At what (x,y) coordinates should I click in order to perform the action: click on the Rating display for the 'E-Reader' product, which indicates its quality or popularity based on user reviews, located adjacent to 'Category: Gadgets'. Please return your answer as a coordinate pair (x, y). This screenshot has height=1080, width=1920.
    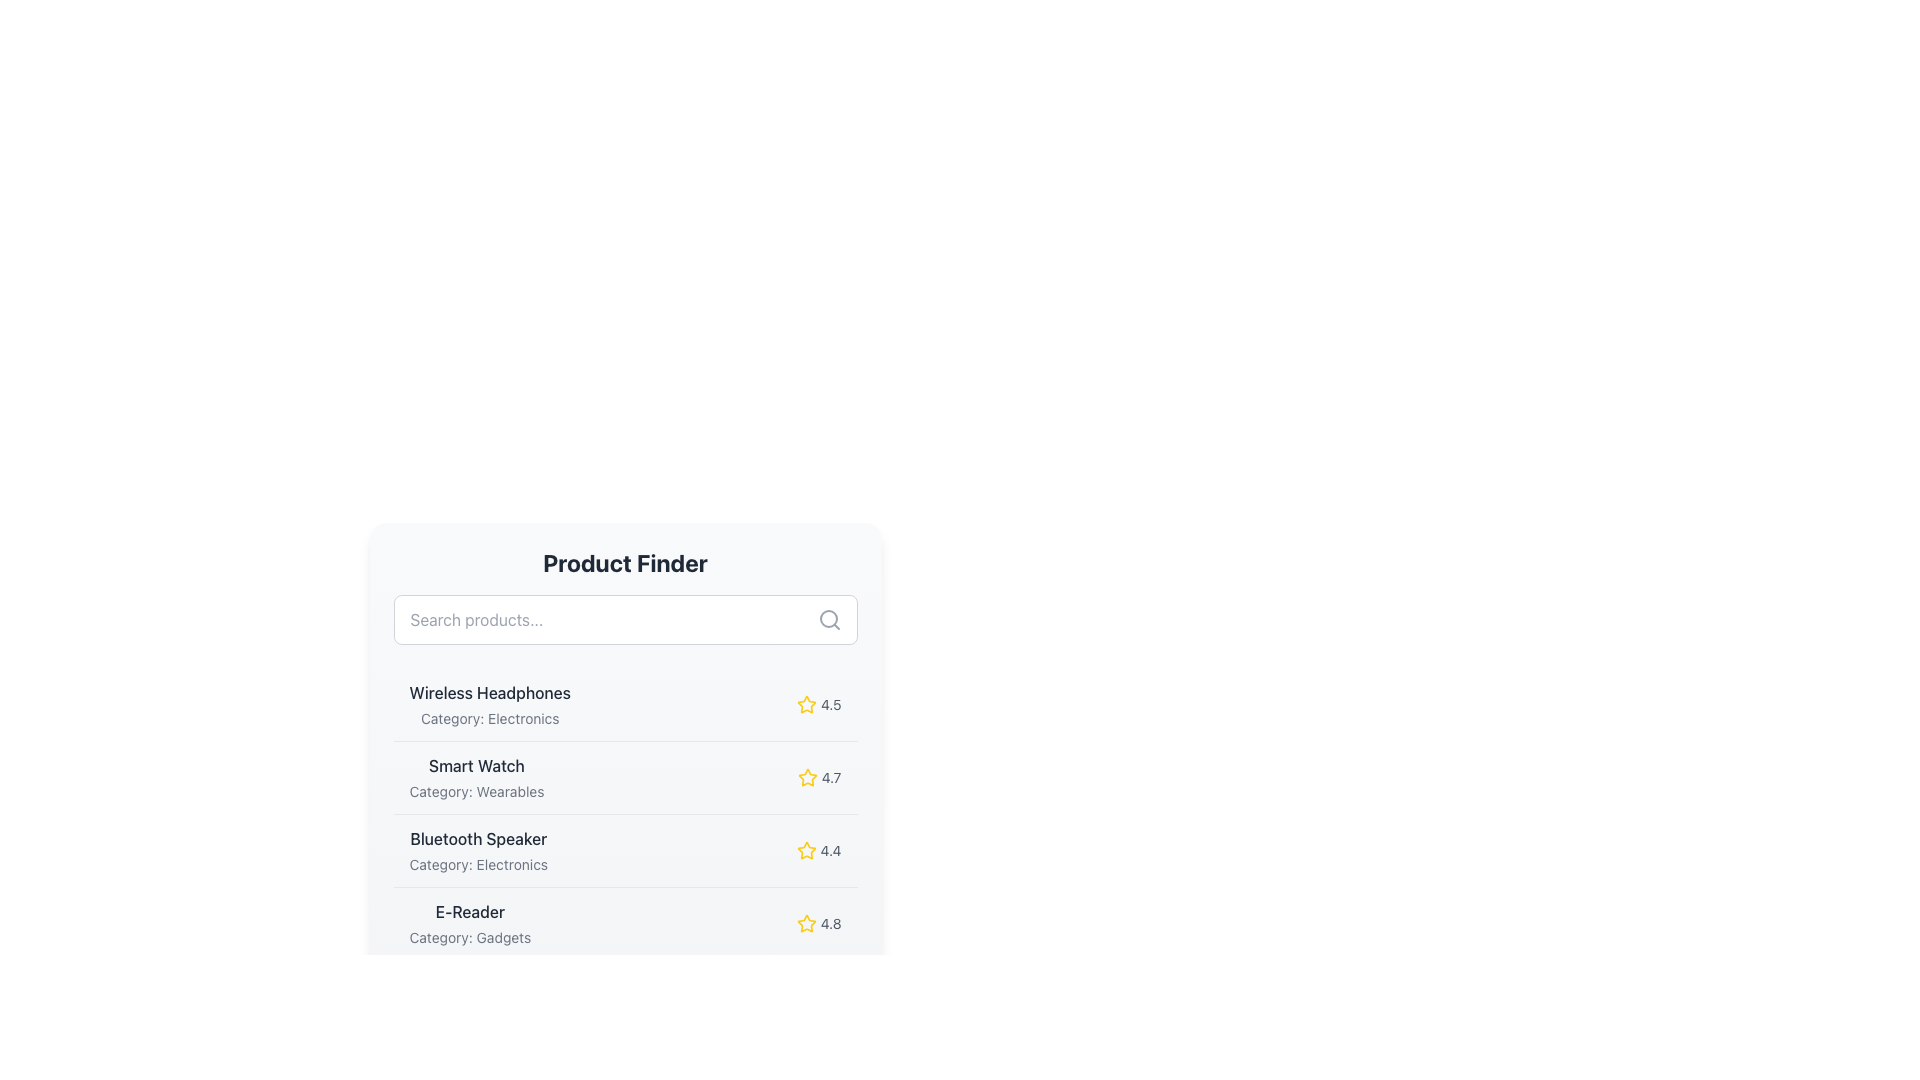
    Looking at the image, I should click on (819, 924).